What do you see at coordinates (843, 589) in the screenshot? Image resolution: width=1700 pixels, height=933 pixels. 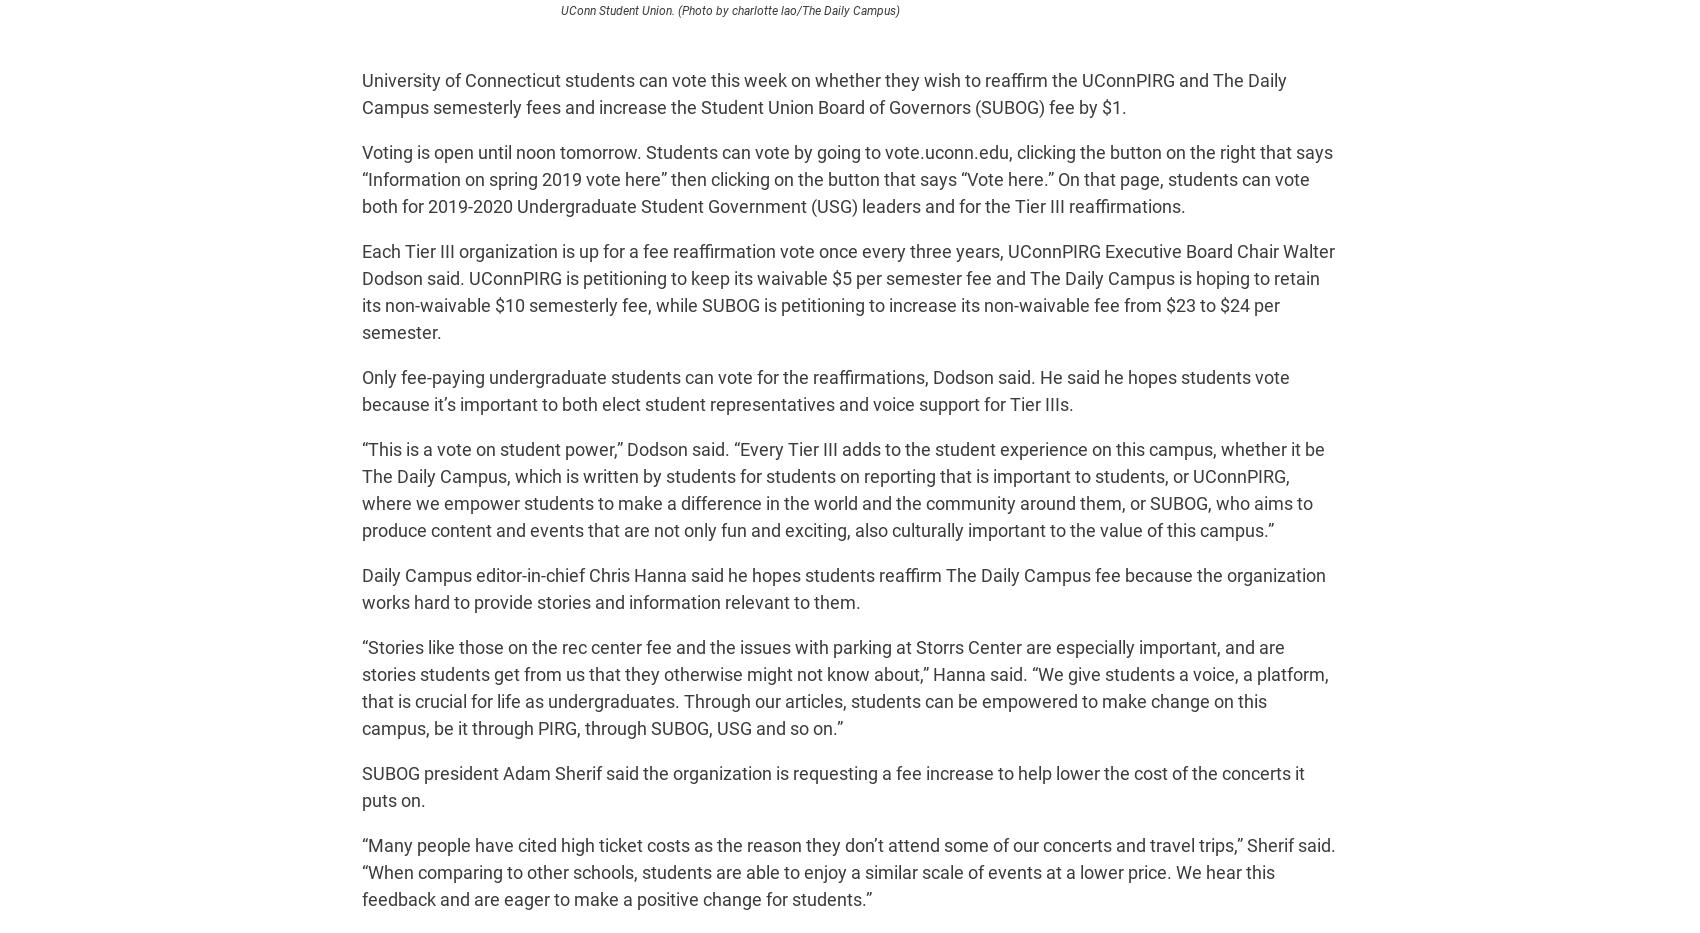 I see `'Daily Campus editor-in-chief Chris Hanna said he hopes students reaffirm The Daily Campus fee because the organization works hard to provide stories and information relevant to them.'` at bounding box center [843, 589].